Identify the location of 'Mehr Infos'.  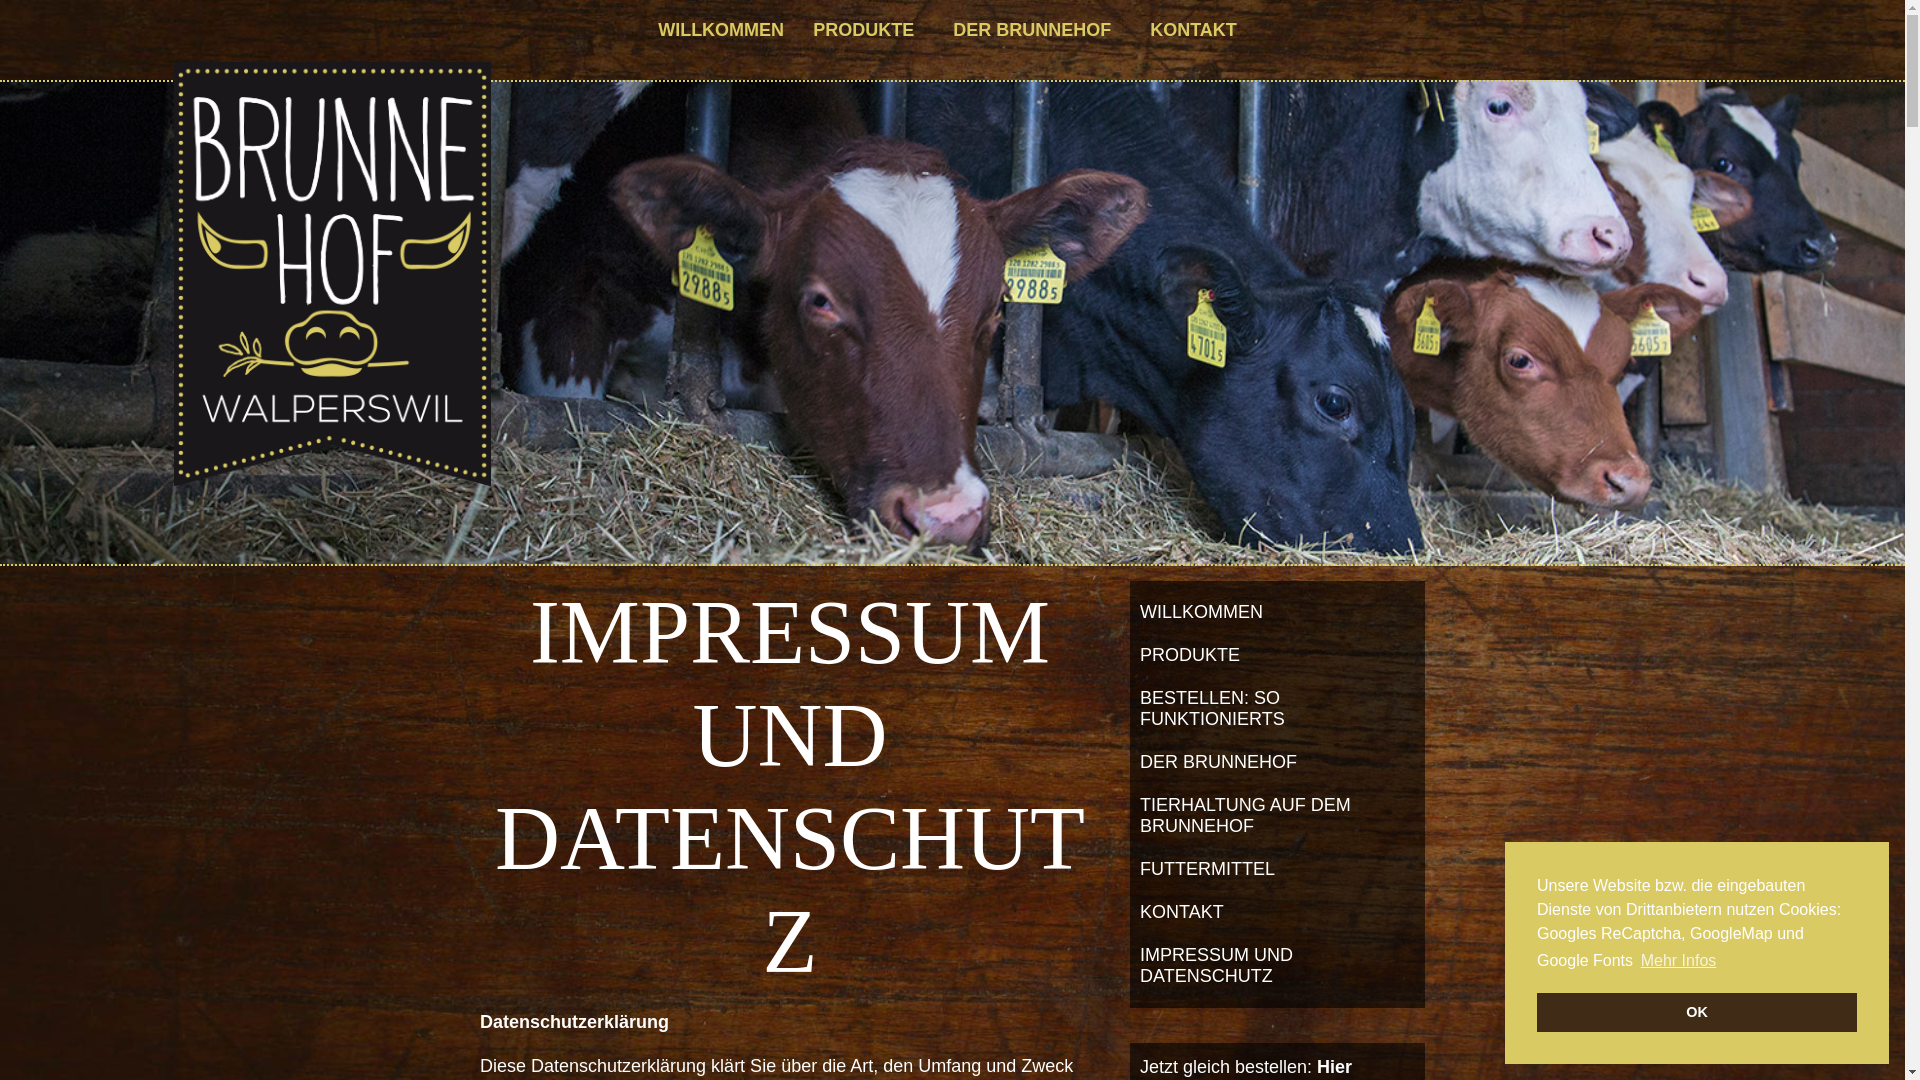
(1679, 959).